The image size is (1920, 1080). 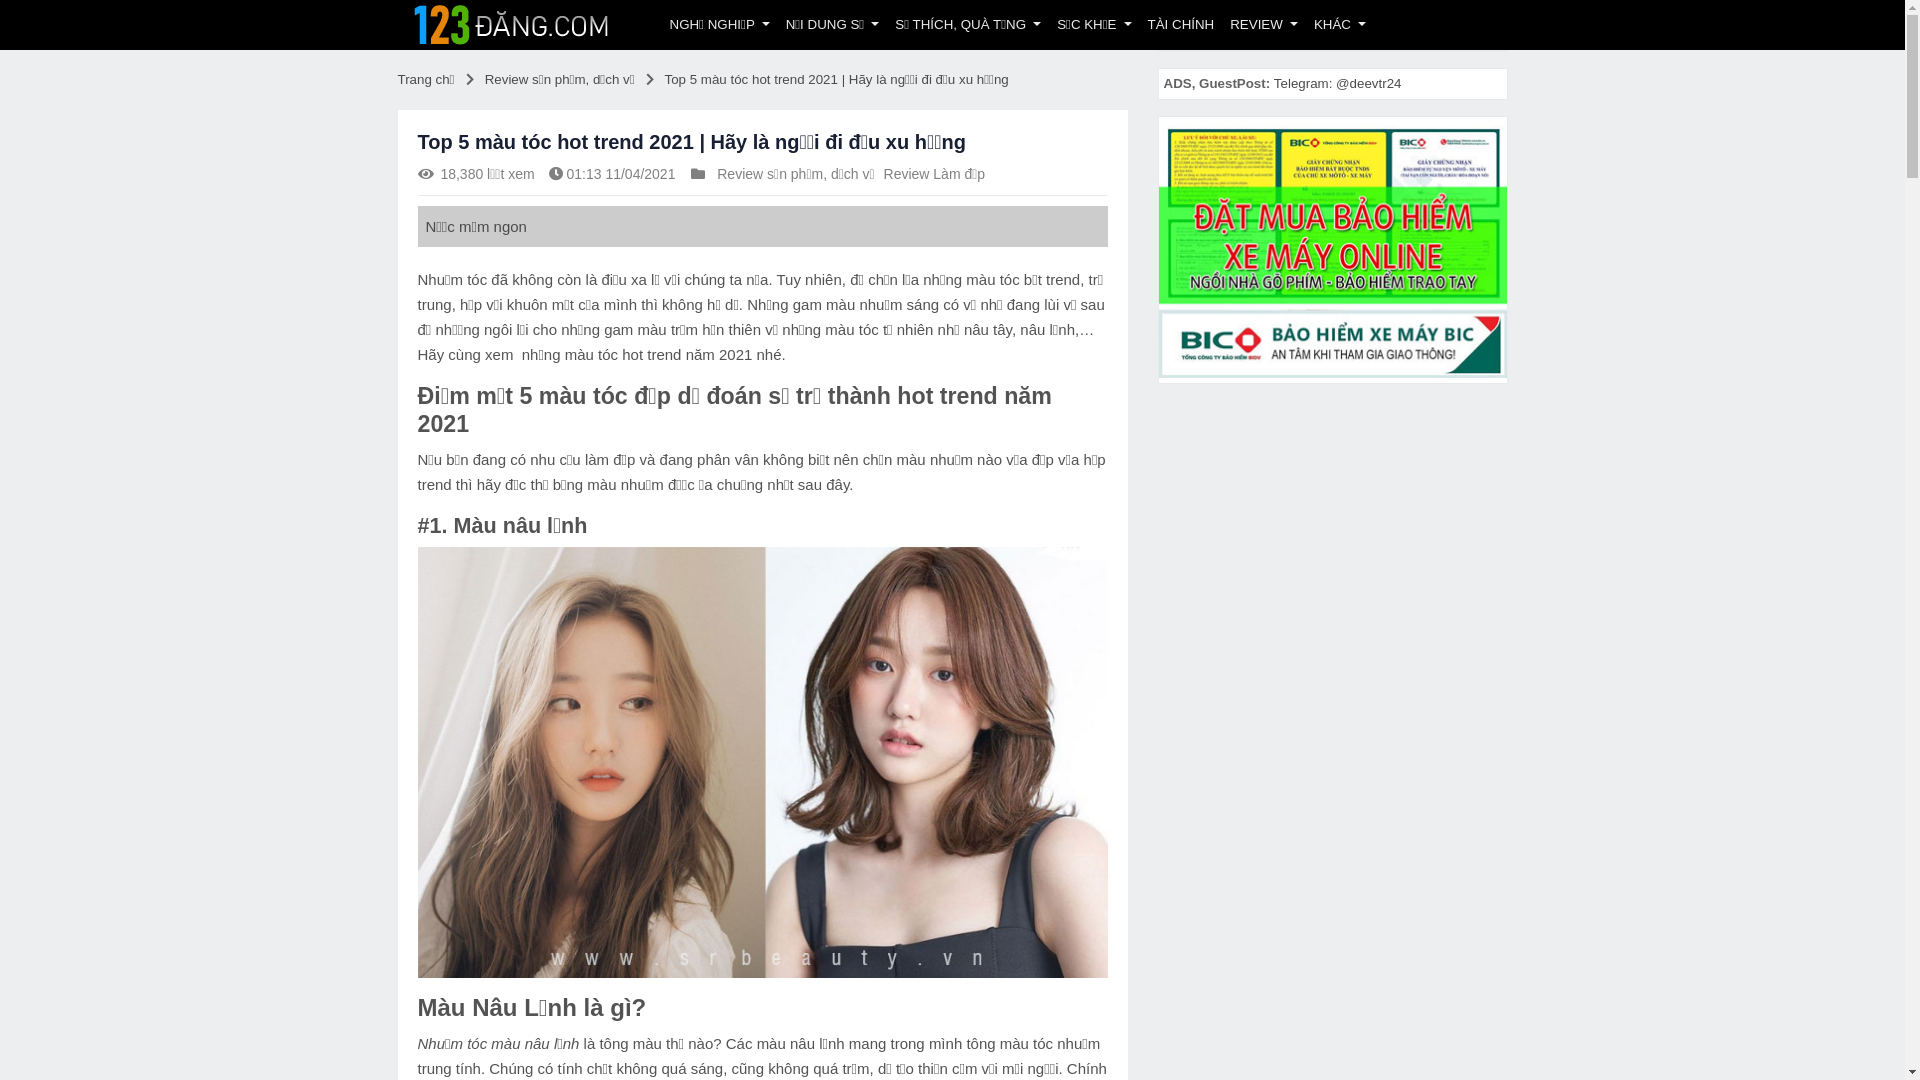 I want to click on '01:13 11/04/2021', so click(x=619, y=172).